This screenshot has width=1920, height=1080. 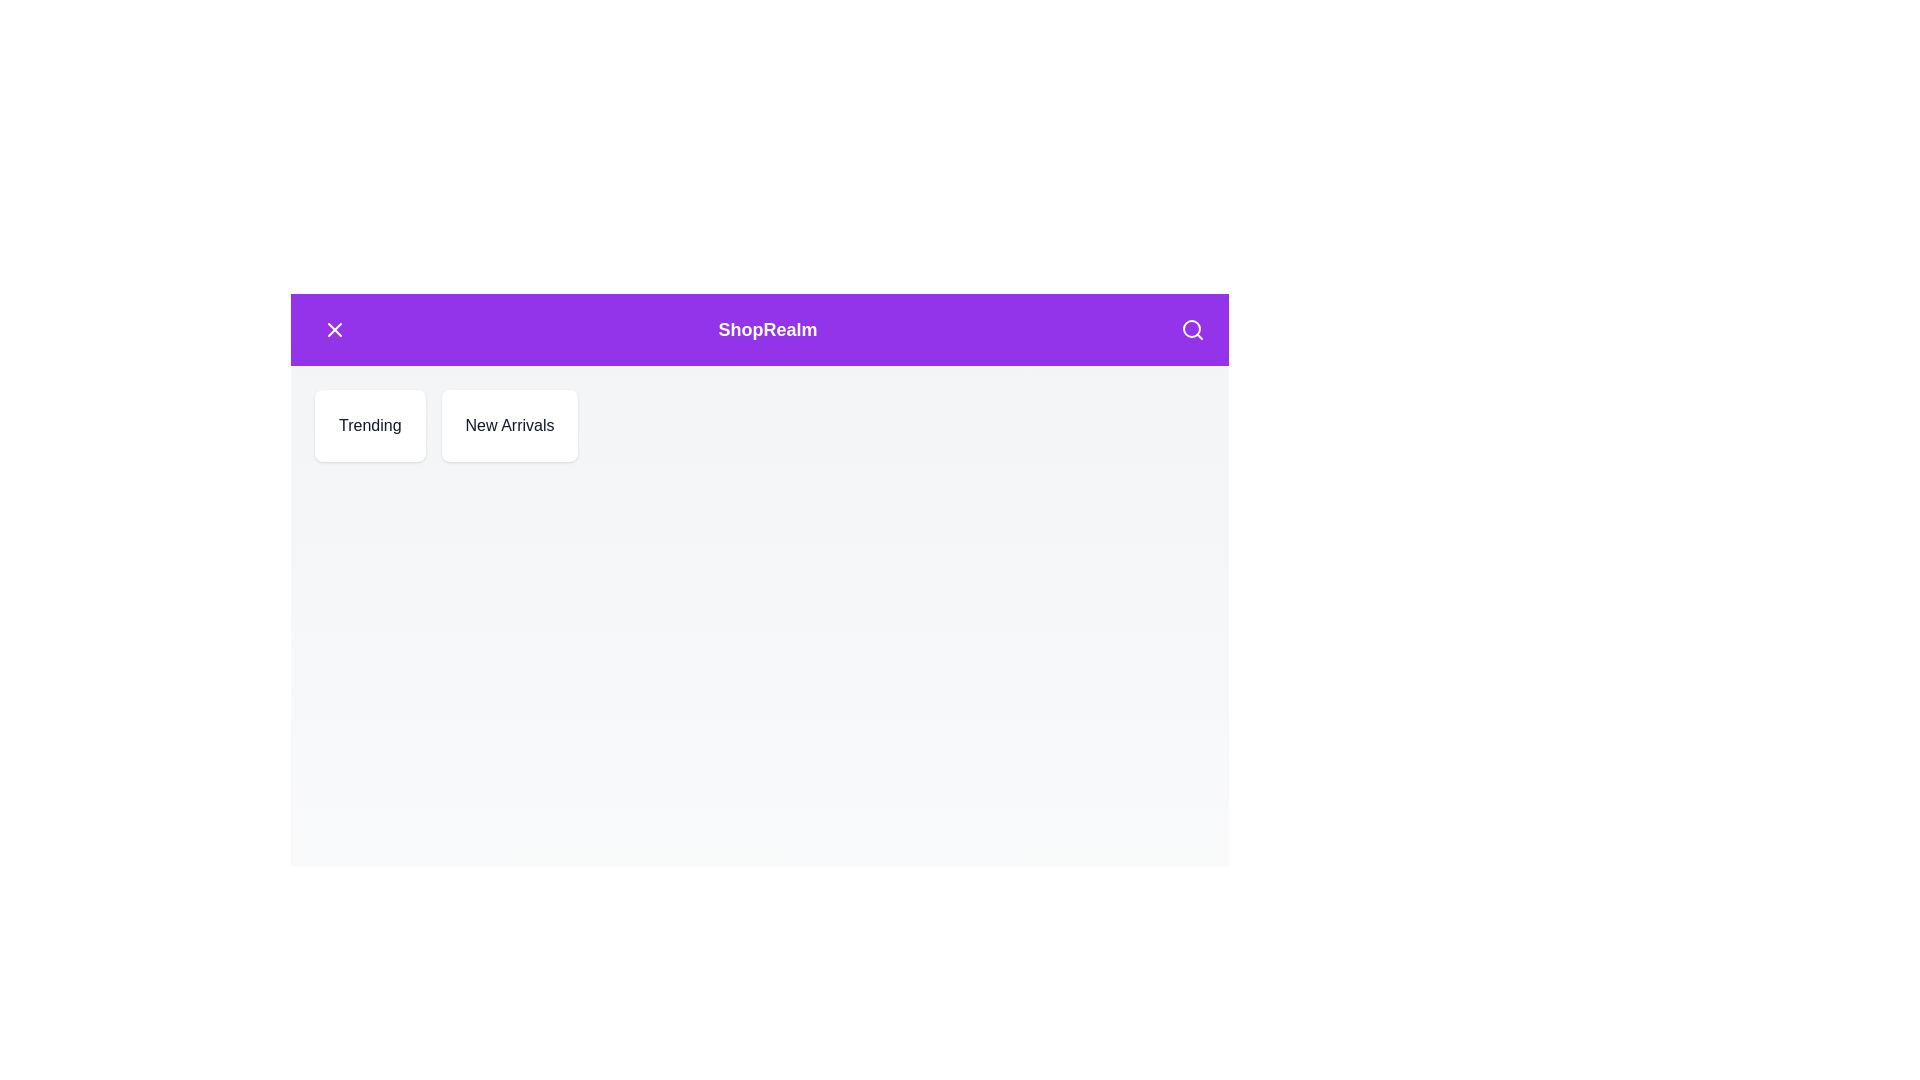 I want to click on the menu toggle button in the header to toggle the menu visibility, so click(x=335, y=329).